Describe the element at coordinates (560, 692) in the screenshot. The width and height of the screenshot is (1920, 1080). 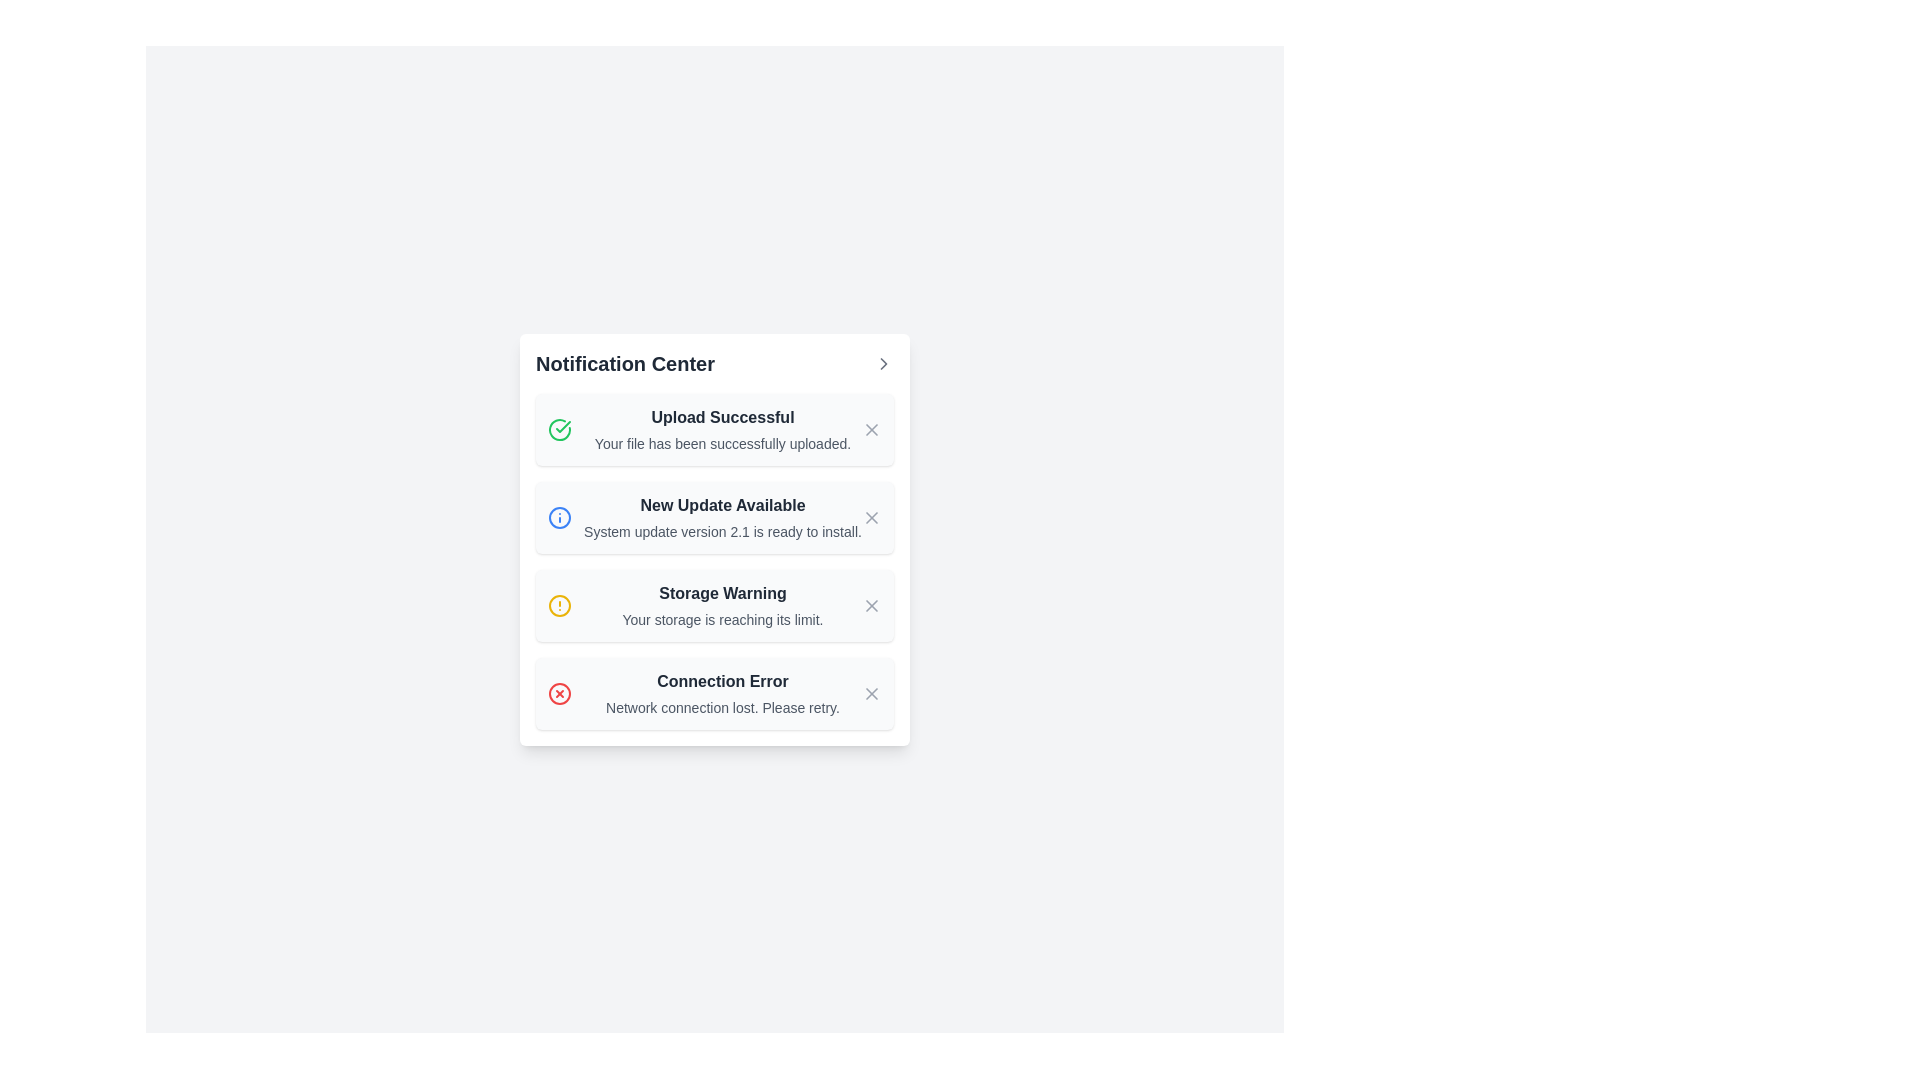
I see `the red circular border with a white interior and red 'X' symbol located in the bottommost panel of the notification list, aligned to the right side of the 'Connection Error' notification` at that location.